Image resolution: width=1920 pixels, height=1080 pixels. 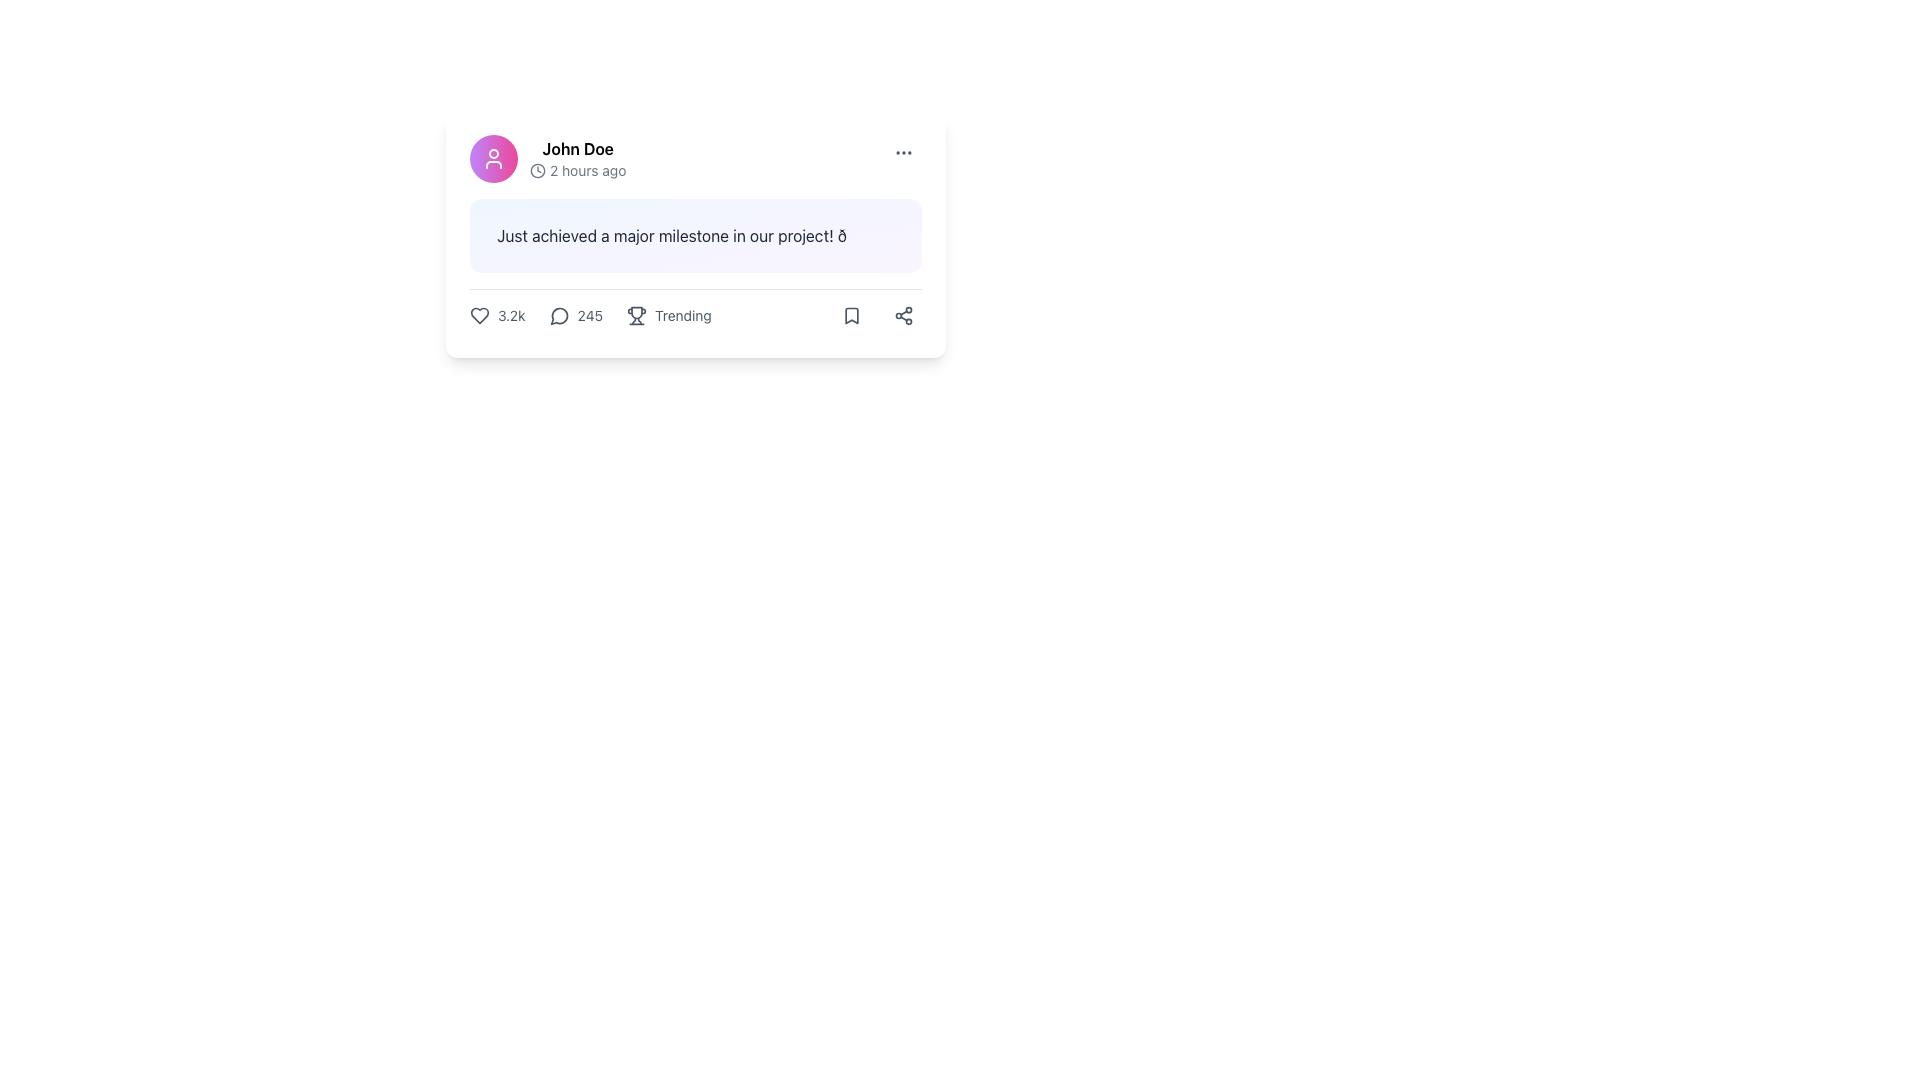 I want to click on the button with a trophy icon and the text 'Trending' to change the icon color from gray to yellow, so click(x=669, y=315).